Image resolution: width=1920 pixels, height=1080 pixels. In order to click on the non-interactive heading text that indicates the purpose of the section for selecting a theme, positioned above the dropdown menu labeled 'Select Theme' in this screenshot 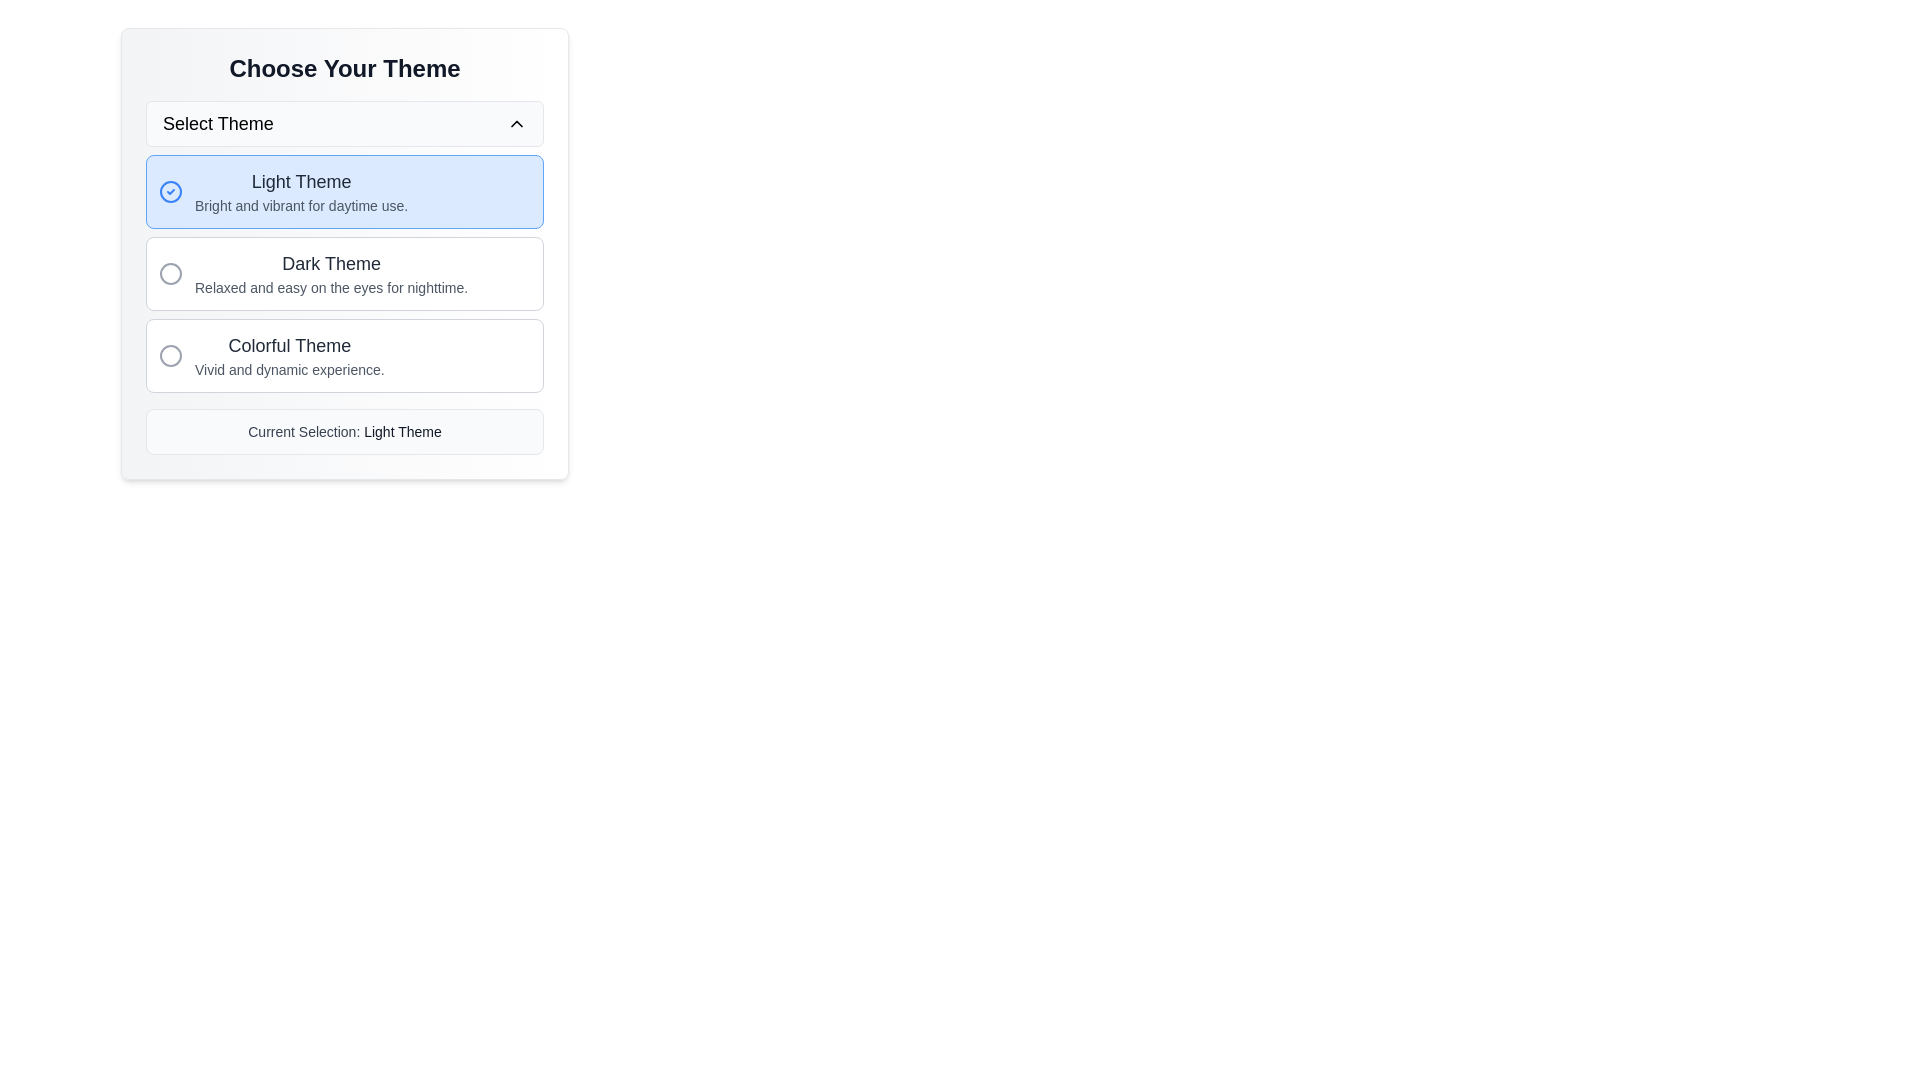, I will do `click(345, 68)`.